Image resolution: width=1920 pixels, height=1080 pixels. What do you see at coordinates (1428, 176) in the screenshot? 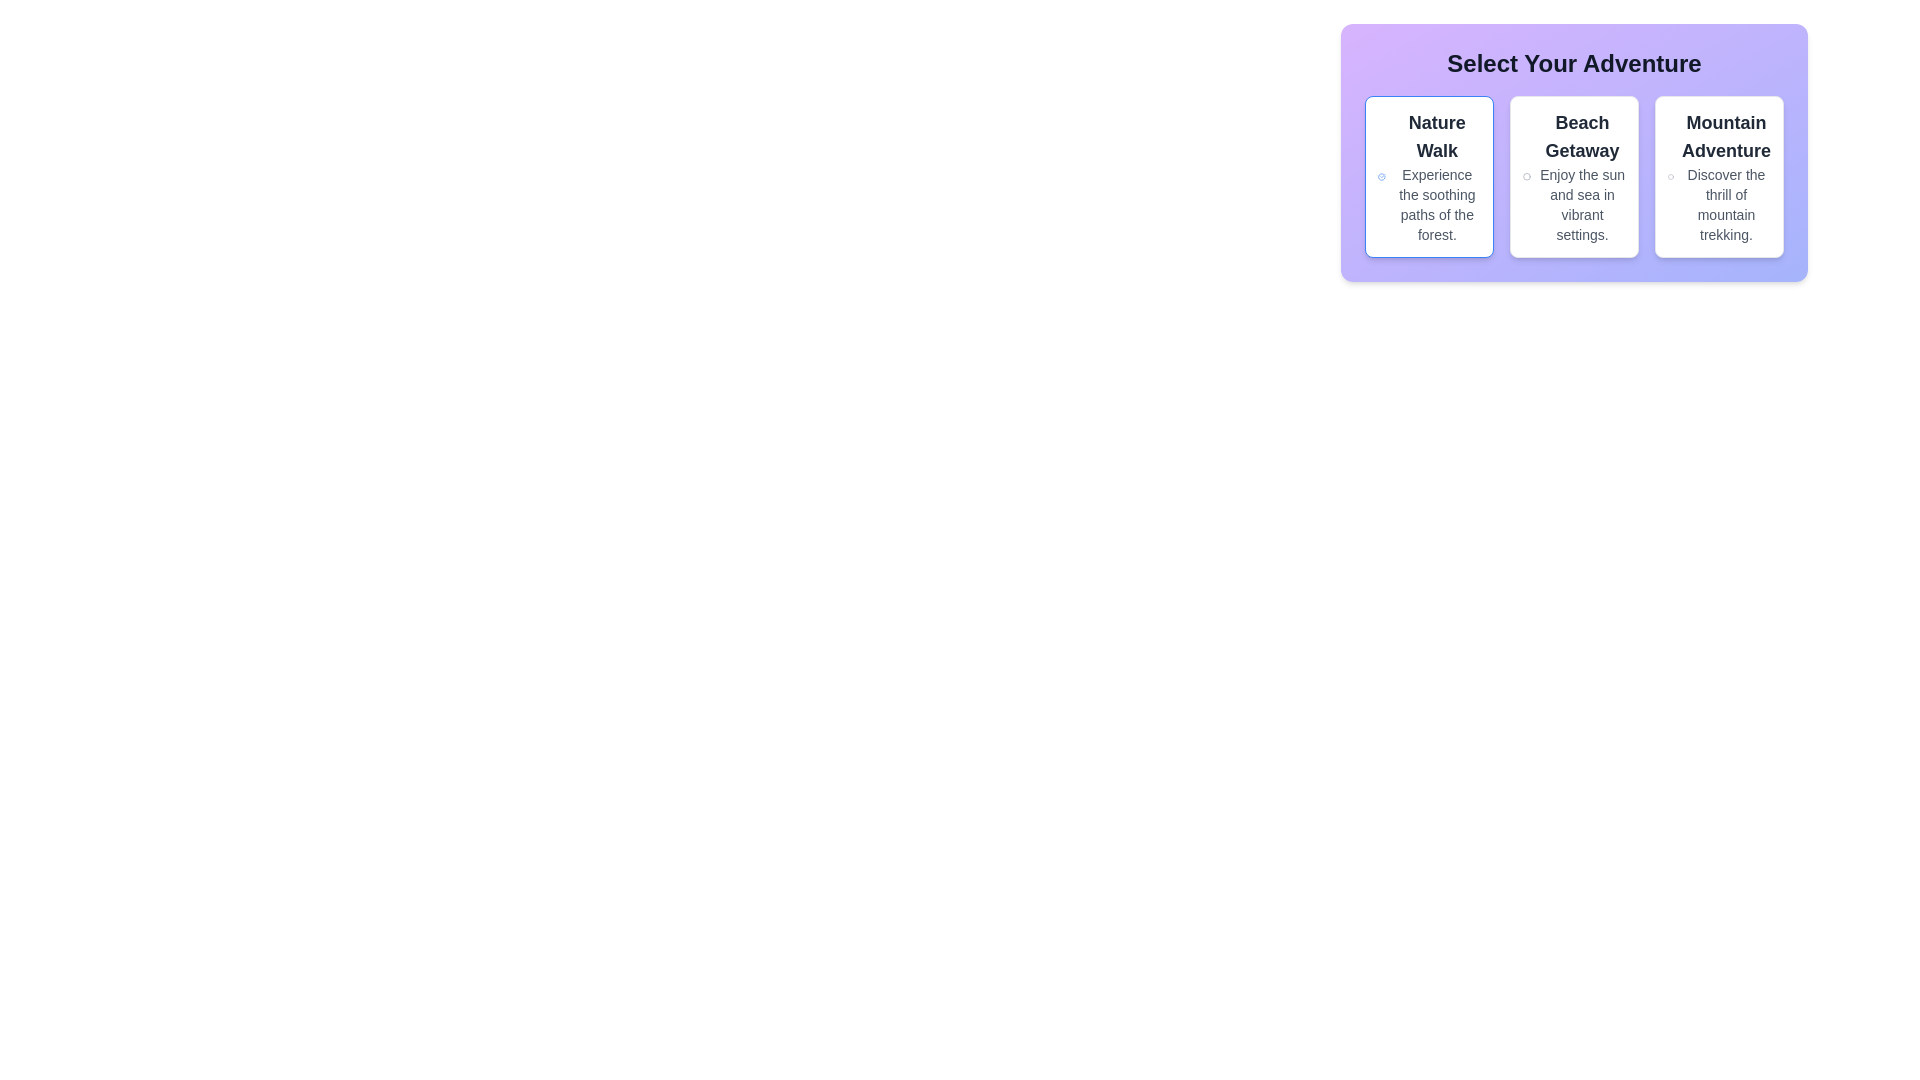
I see `the first Card component in the grid that presents the 'Nature Walk' experience option` at bounding box center [1428, 176].